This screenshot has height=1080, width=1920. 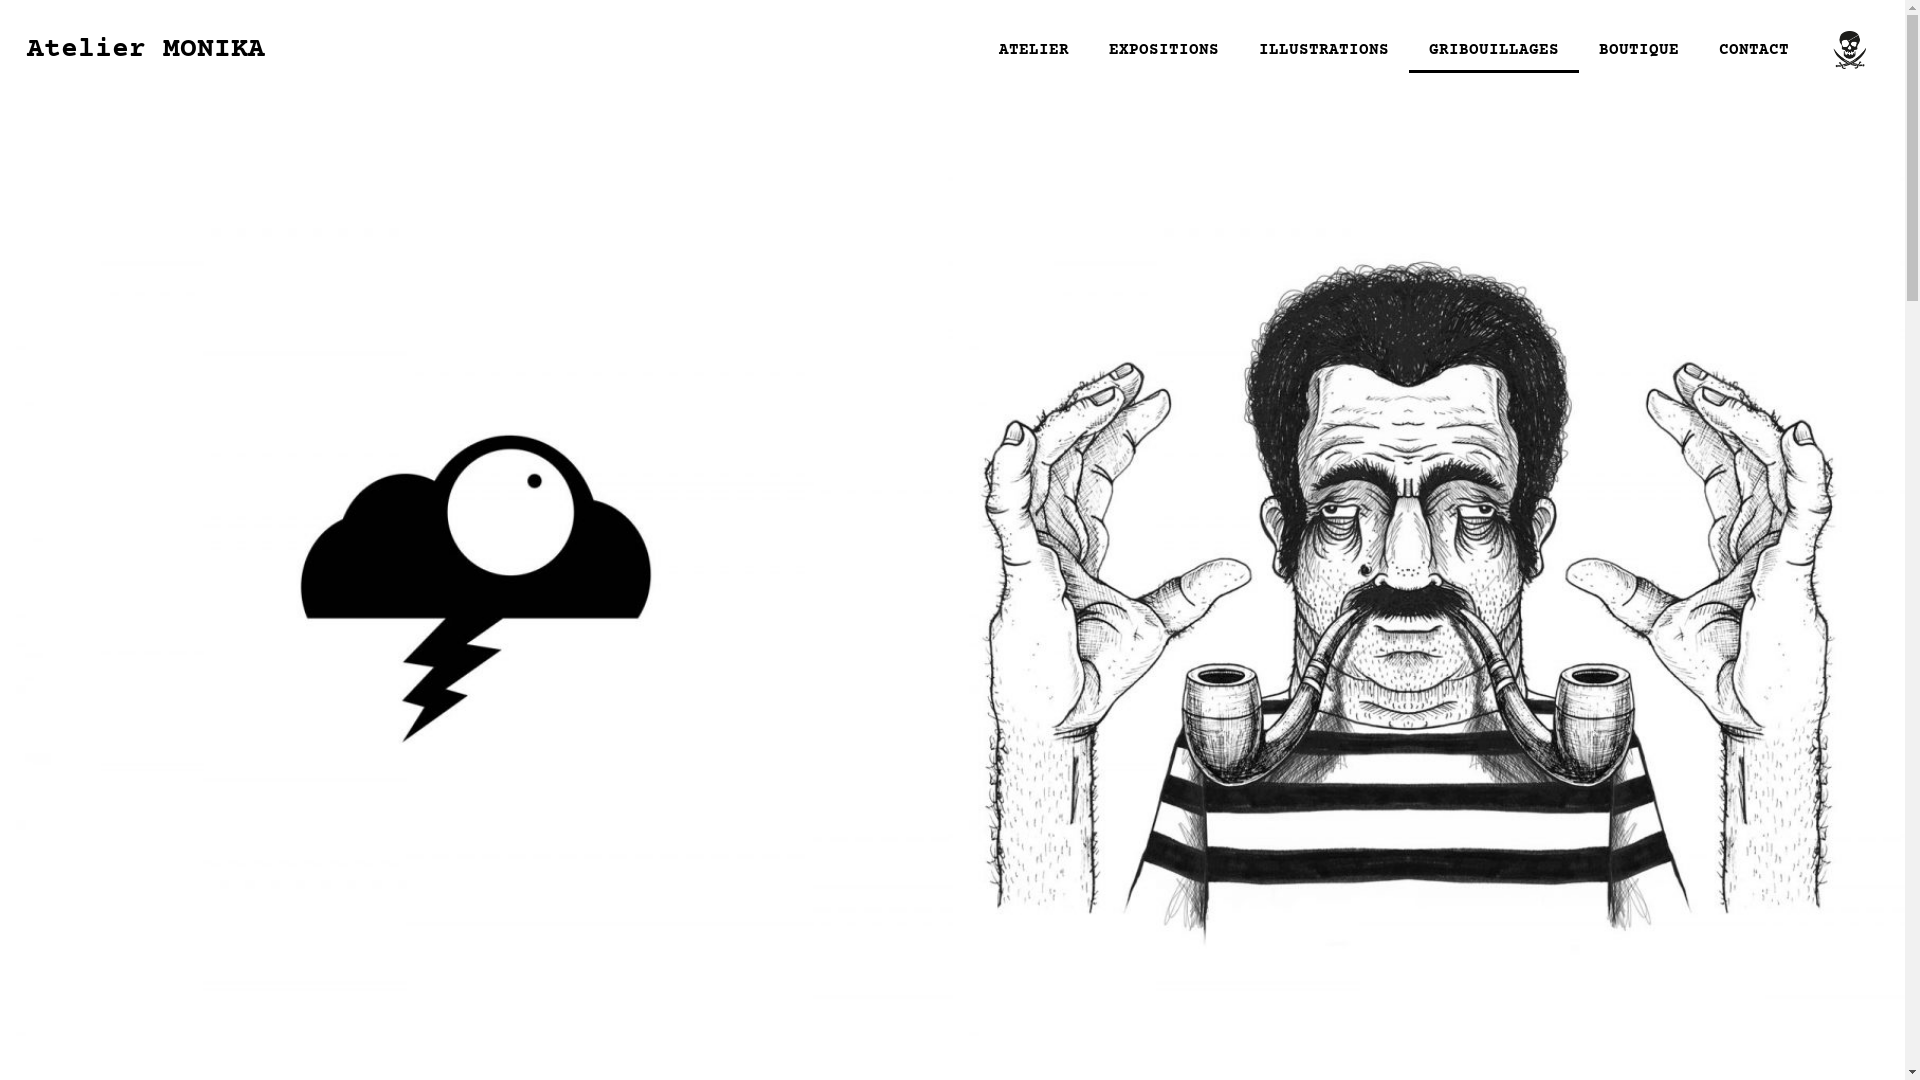 I want to click on 'CONTACT', so click(x=1752, y=49).